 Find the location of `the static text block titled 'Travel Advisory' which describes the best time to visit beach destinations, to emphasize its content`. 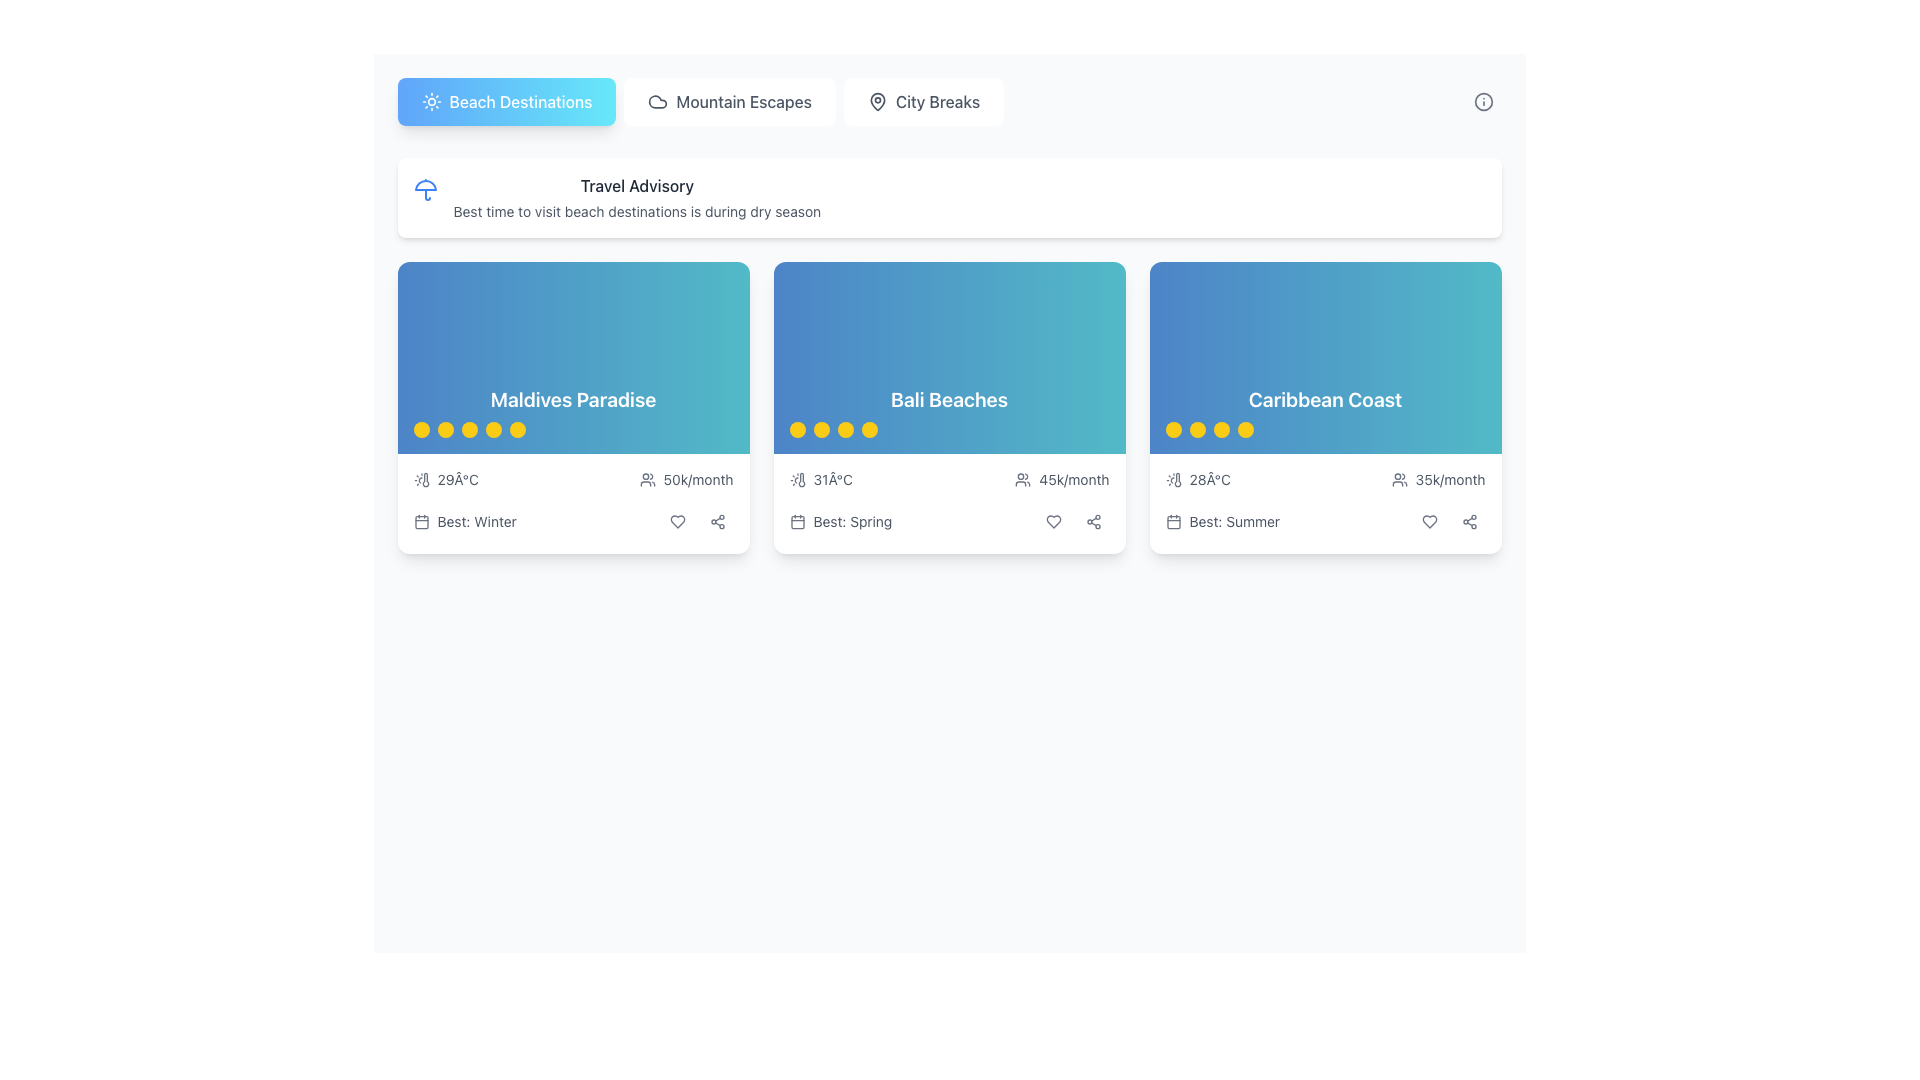

the static text block titled 'Travel Advisory' which describes the best time to visit beach destinations, to emphasize its content is located at coordinates (636, 197).